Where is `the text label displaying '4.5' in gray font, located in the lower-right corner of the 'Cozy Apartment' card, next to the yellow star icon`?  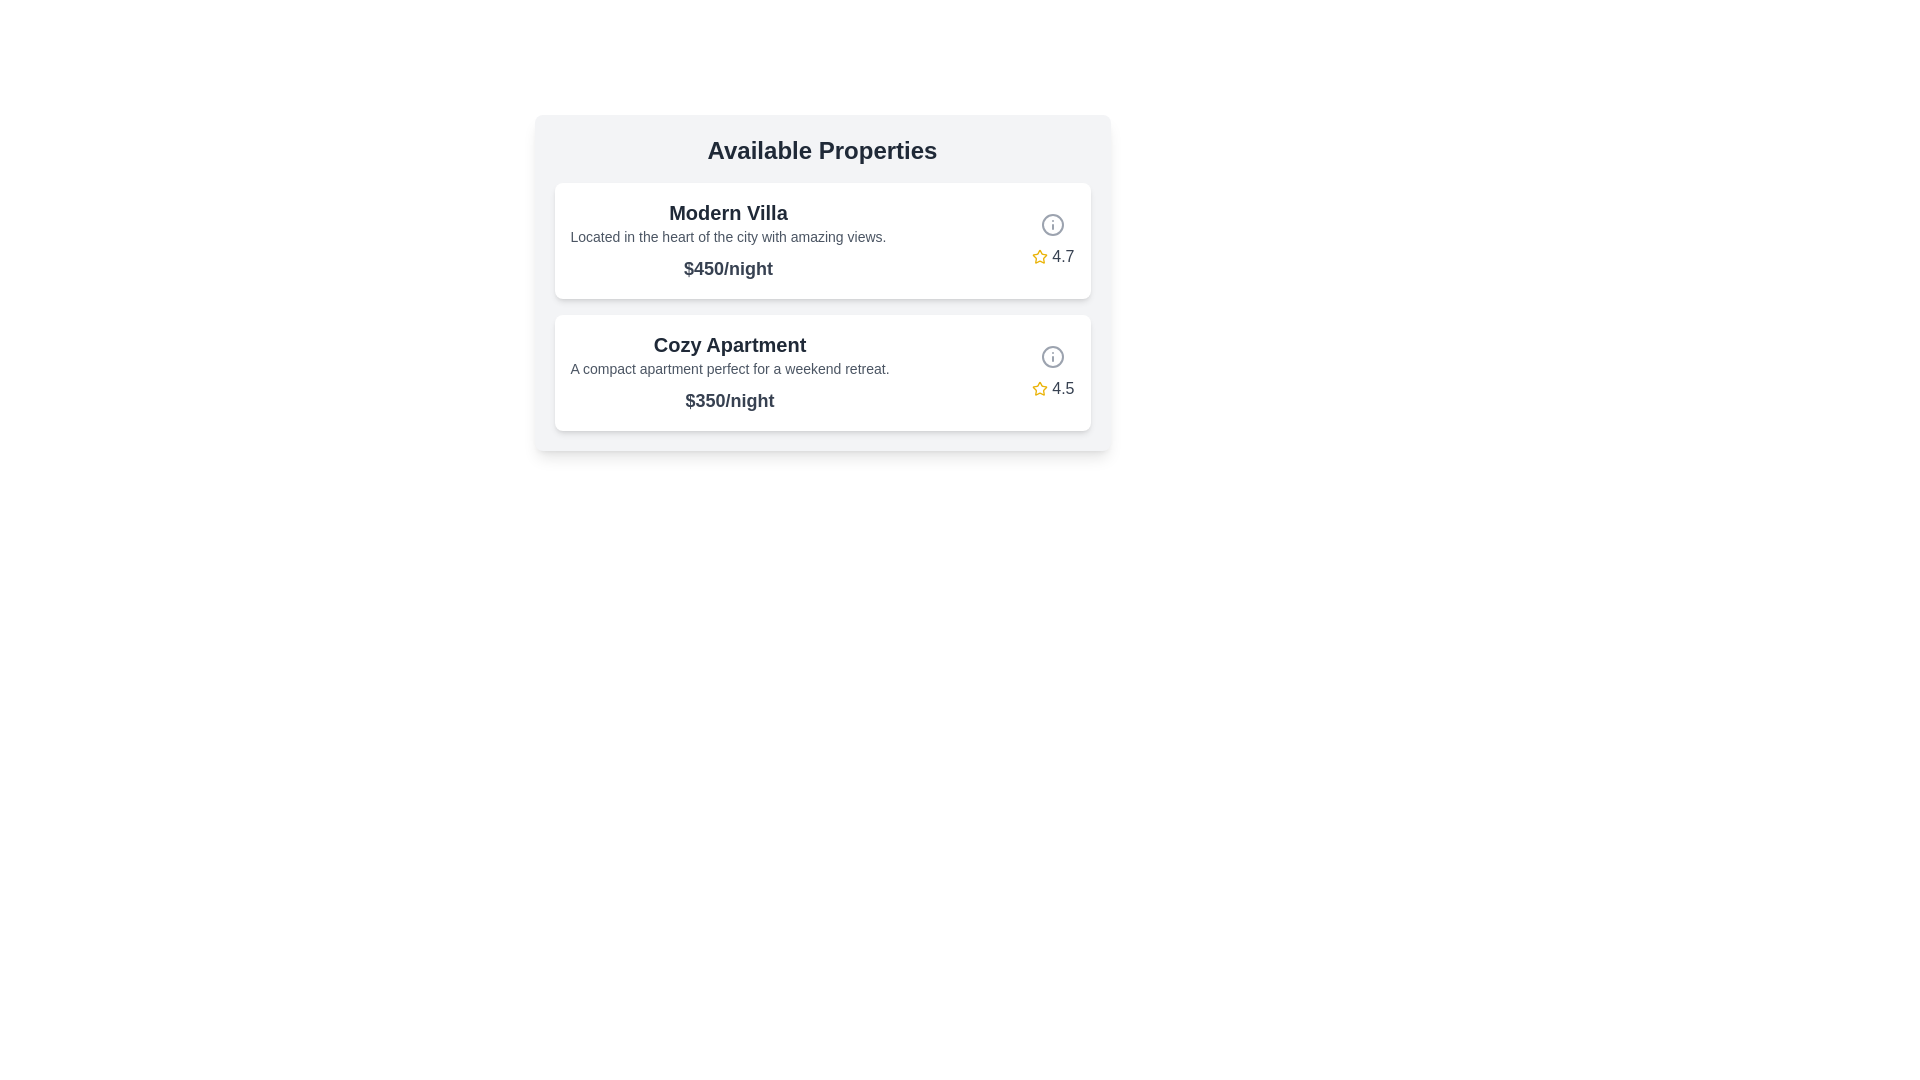 the text label displaying '4.5' in gray font, located in the lower-right corner of the 'Cozy Apartment' card, next to the yellow star icon is located at coordinates (1062, 389).